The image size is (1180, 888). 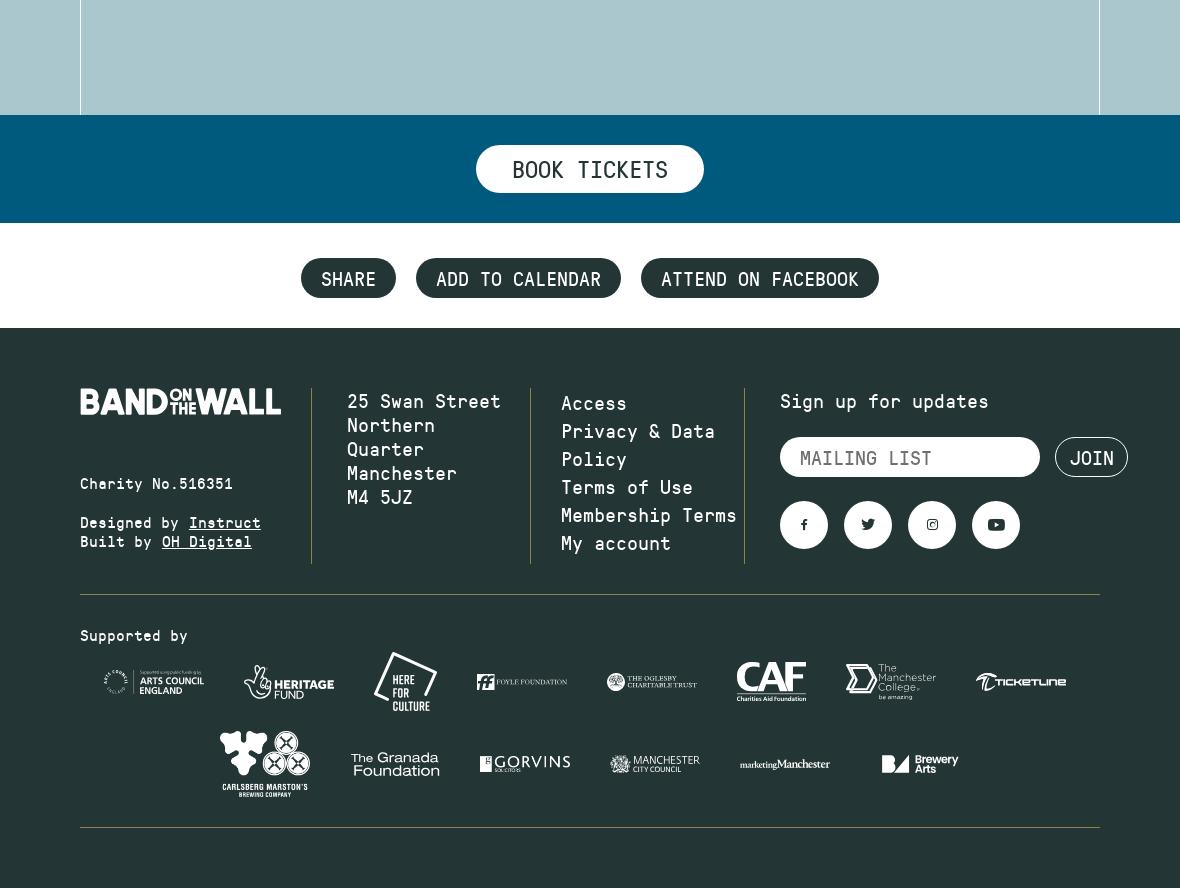 What do you see at coordinates (347, 278) in the screenshot?
I see `'share'` at bounding box center [347, 278].